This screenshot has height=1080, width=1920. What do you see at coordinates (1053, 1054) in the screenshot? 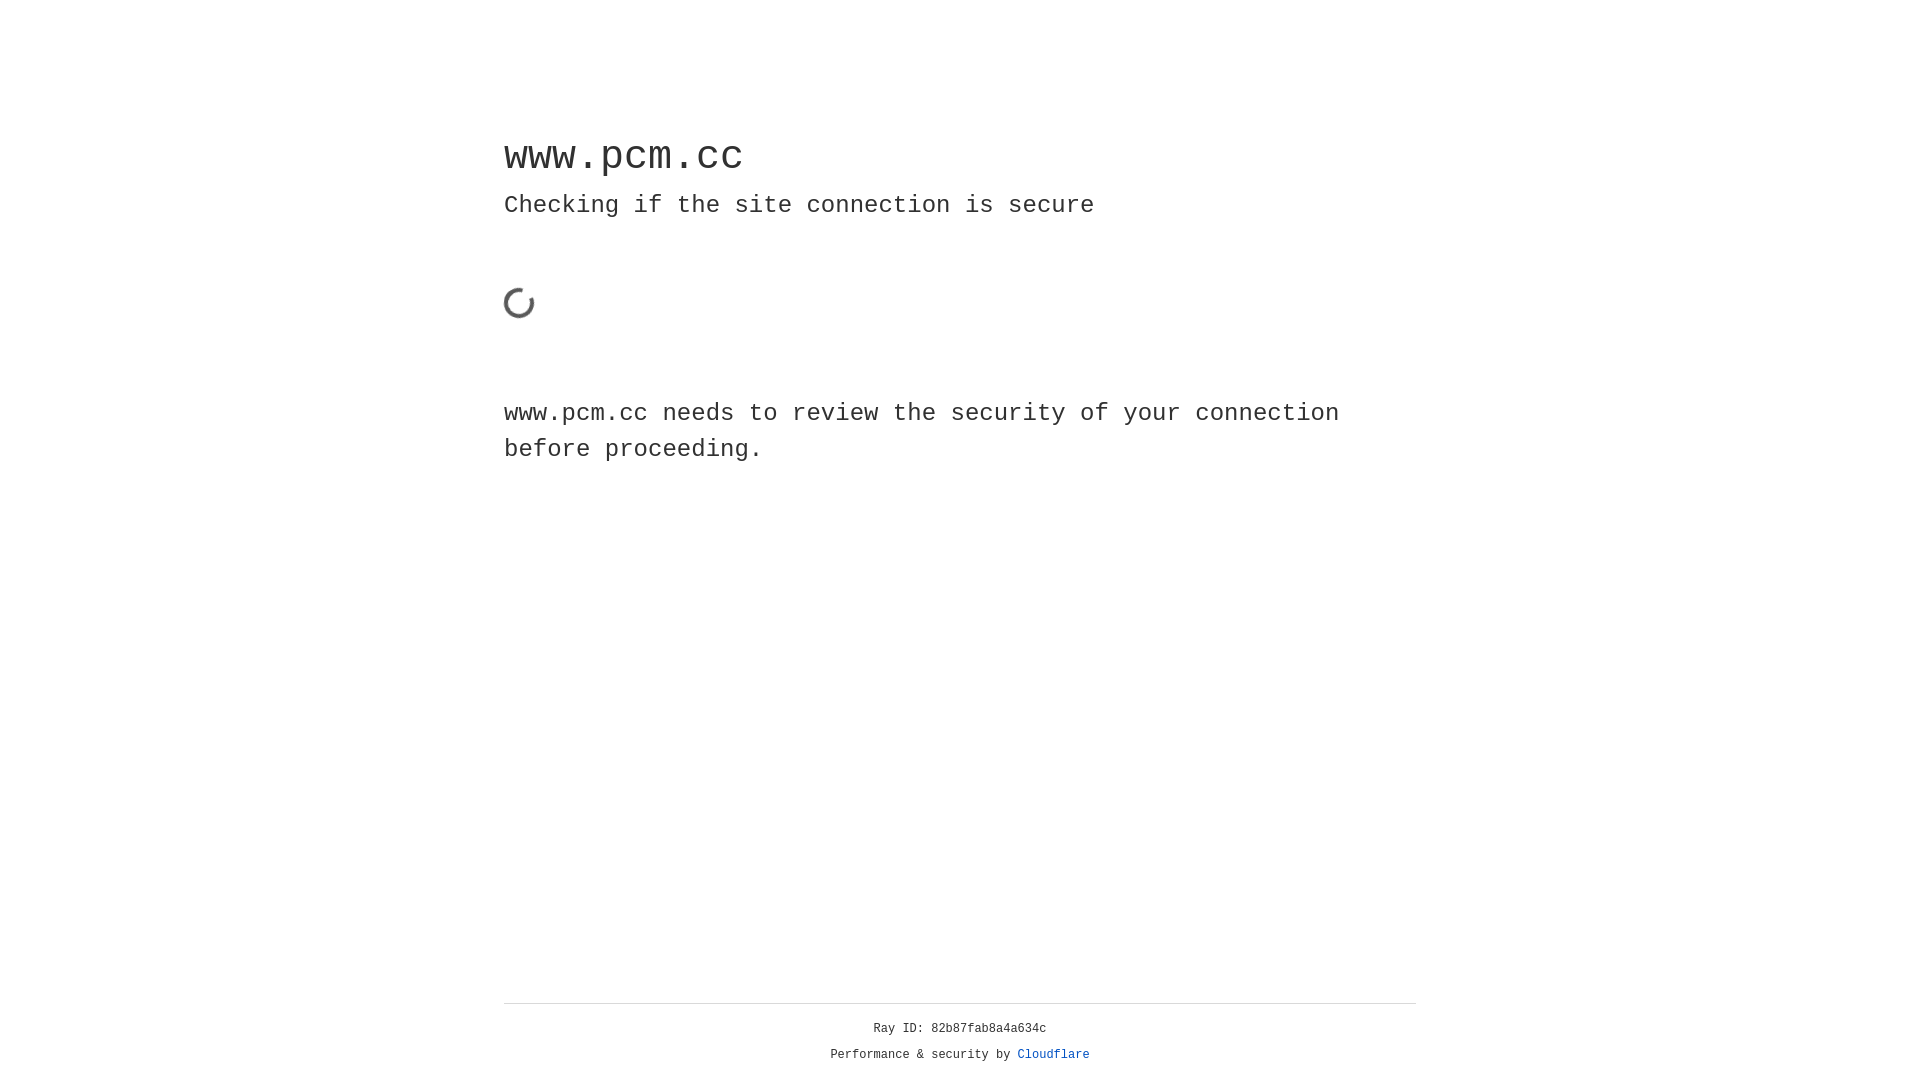
I see `'Cloudflare'` at bounding box center [1053, 1054].